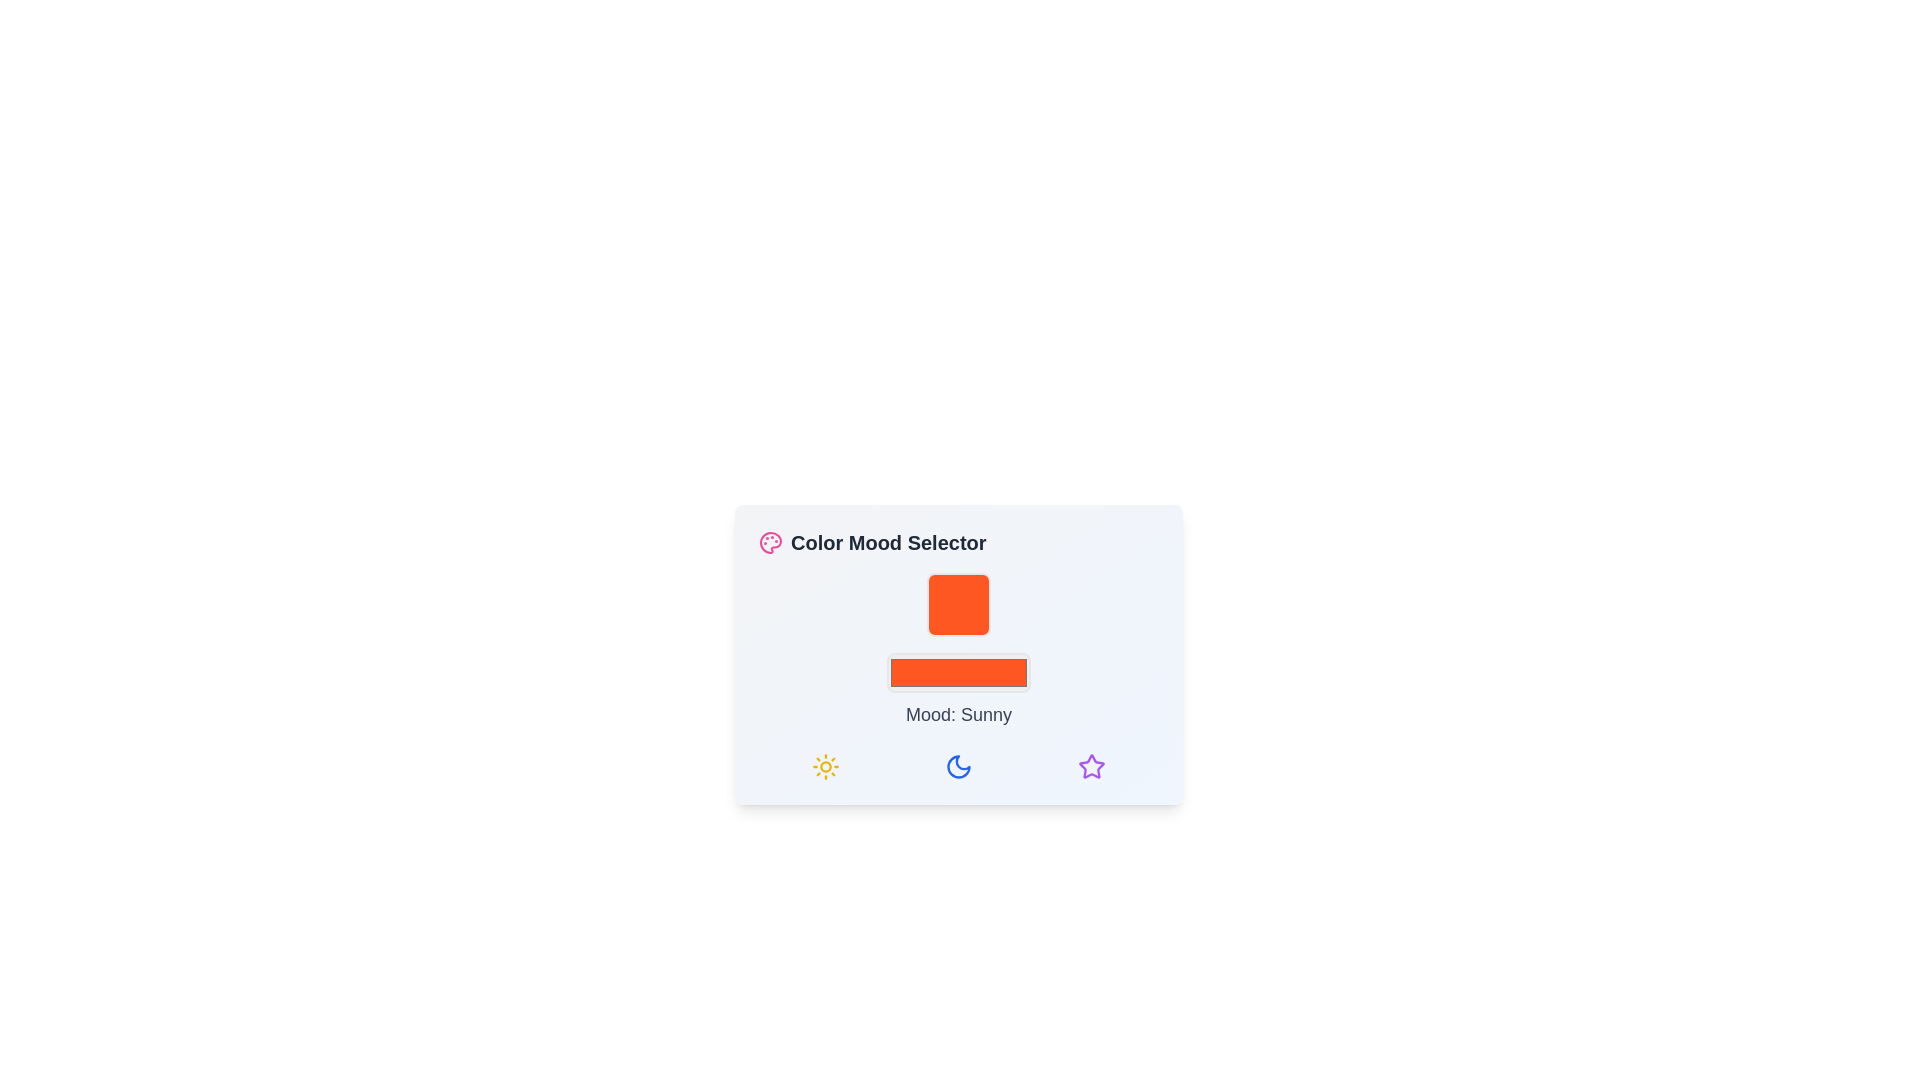 Image resolution: width=1920 pixels, height=1080 pixels. Describe the element at coordinates (958, 766) in the screenshot. I see `the crescent moon icon button, which represents the night theme` at that location.